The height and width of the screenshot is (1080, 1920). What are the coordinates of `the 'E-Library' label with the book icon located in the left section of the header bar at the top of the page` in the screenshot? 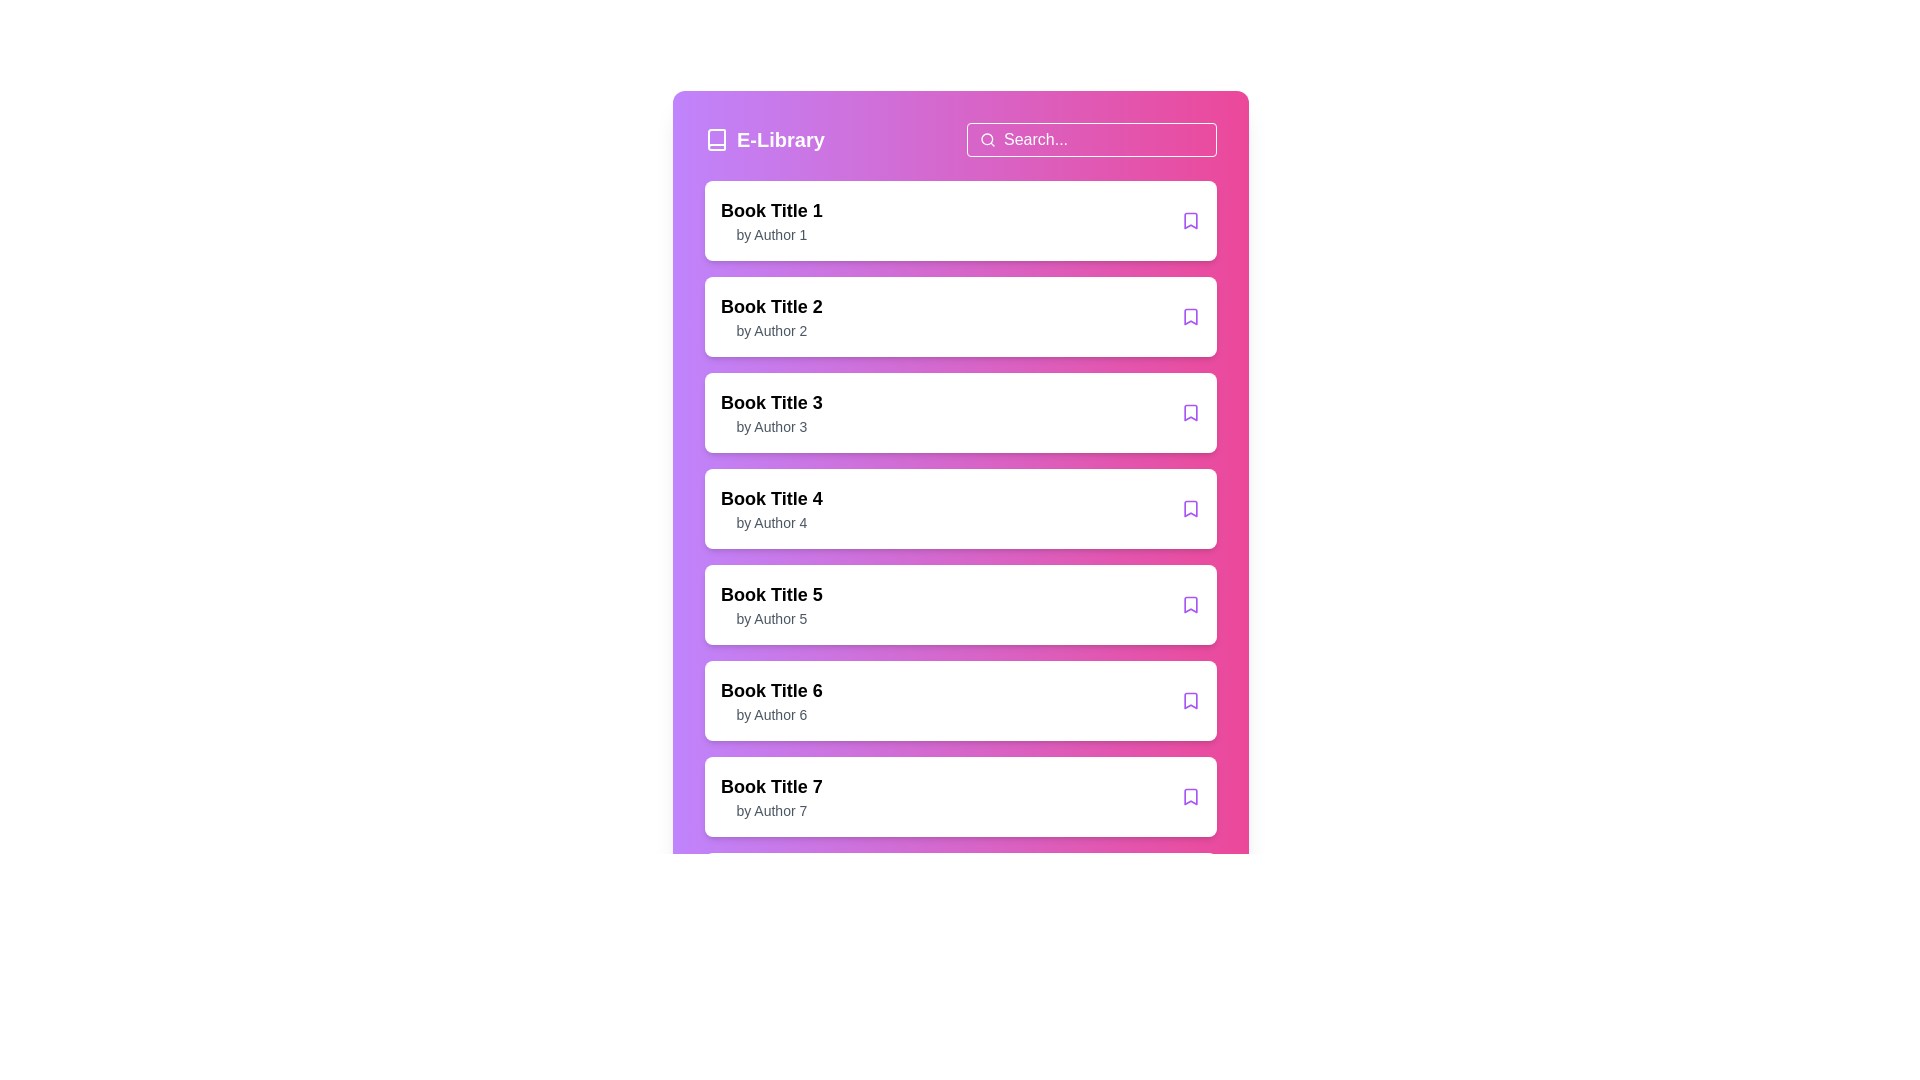 It's located at (763, 138).